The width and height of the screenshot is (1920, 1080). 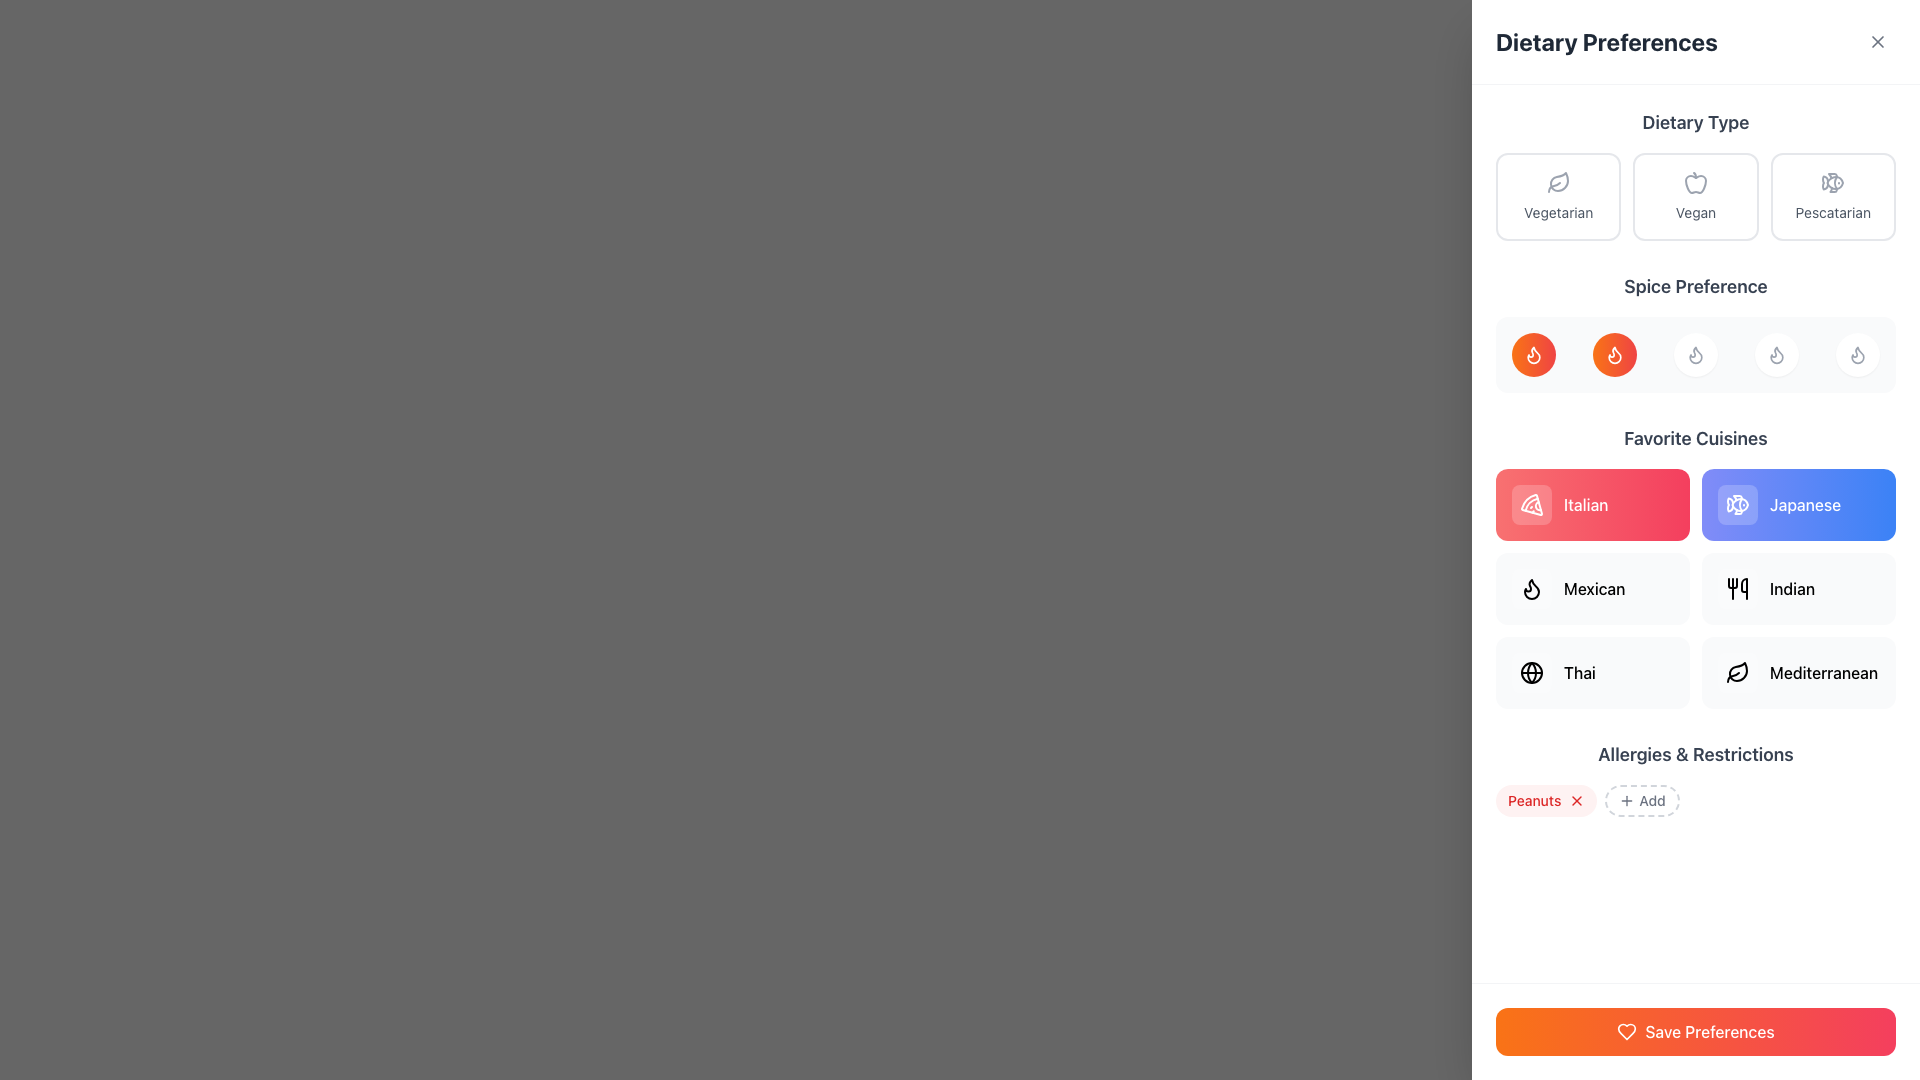 What do you see at coordinates (1799, 504) in the screenshot?
I see `the button labeled 'Japanese' in the 'Favorite Cuisines' section` at bounding box center [1799, 504].